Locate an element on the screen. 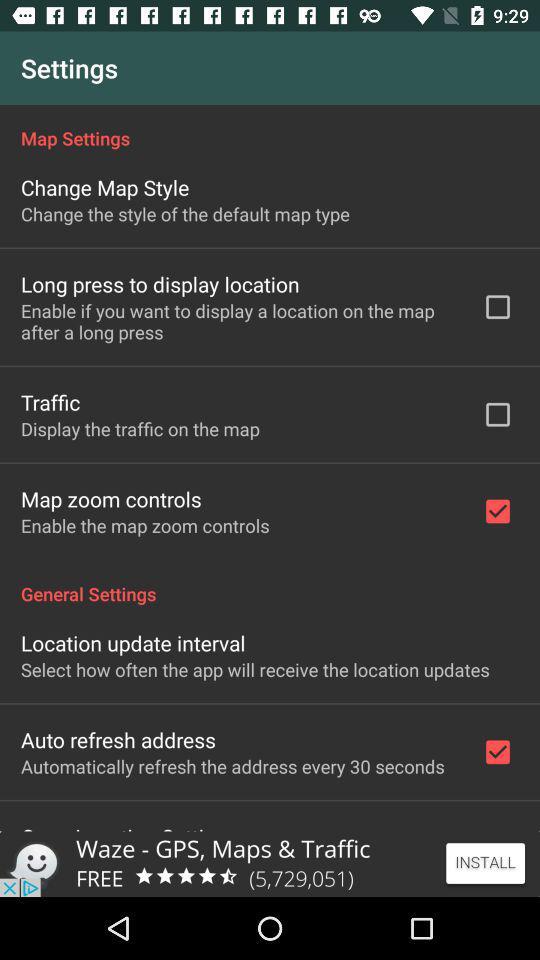  item above the location update interval item is located at coordinates (270, 583).